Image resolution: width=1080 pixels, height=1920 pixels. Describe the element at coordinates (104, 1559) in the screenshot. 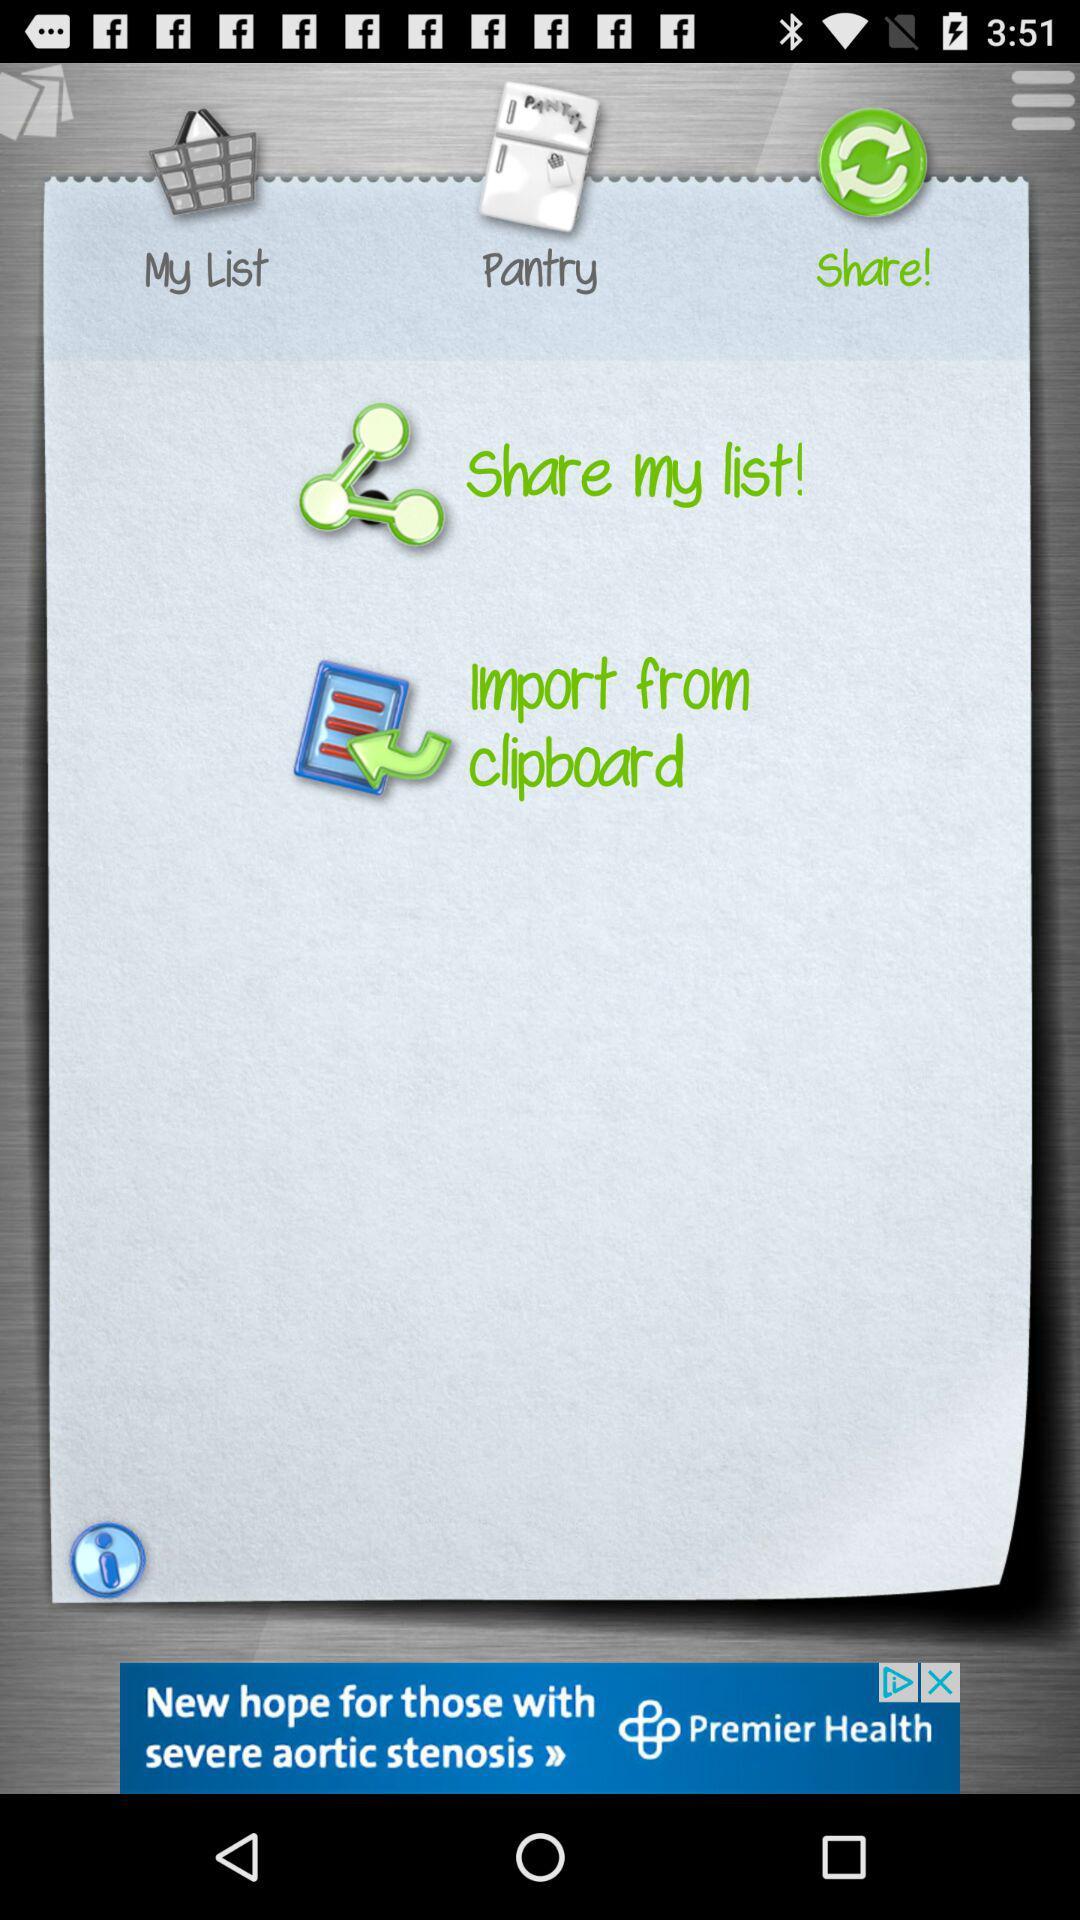

I see `informations` at that location.